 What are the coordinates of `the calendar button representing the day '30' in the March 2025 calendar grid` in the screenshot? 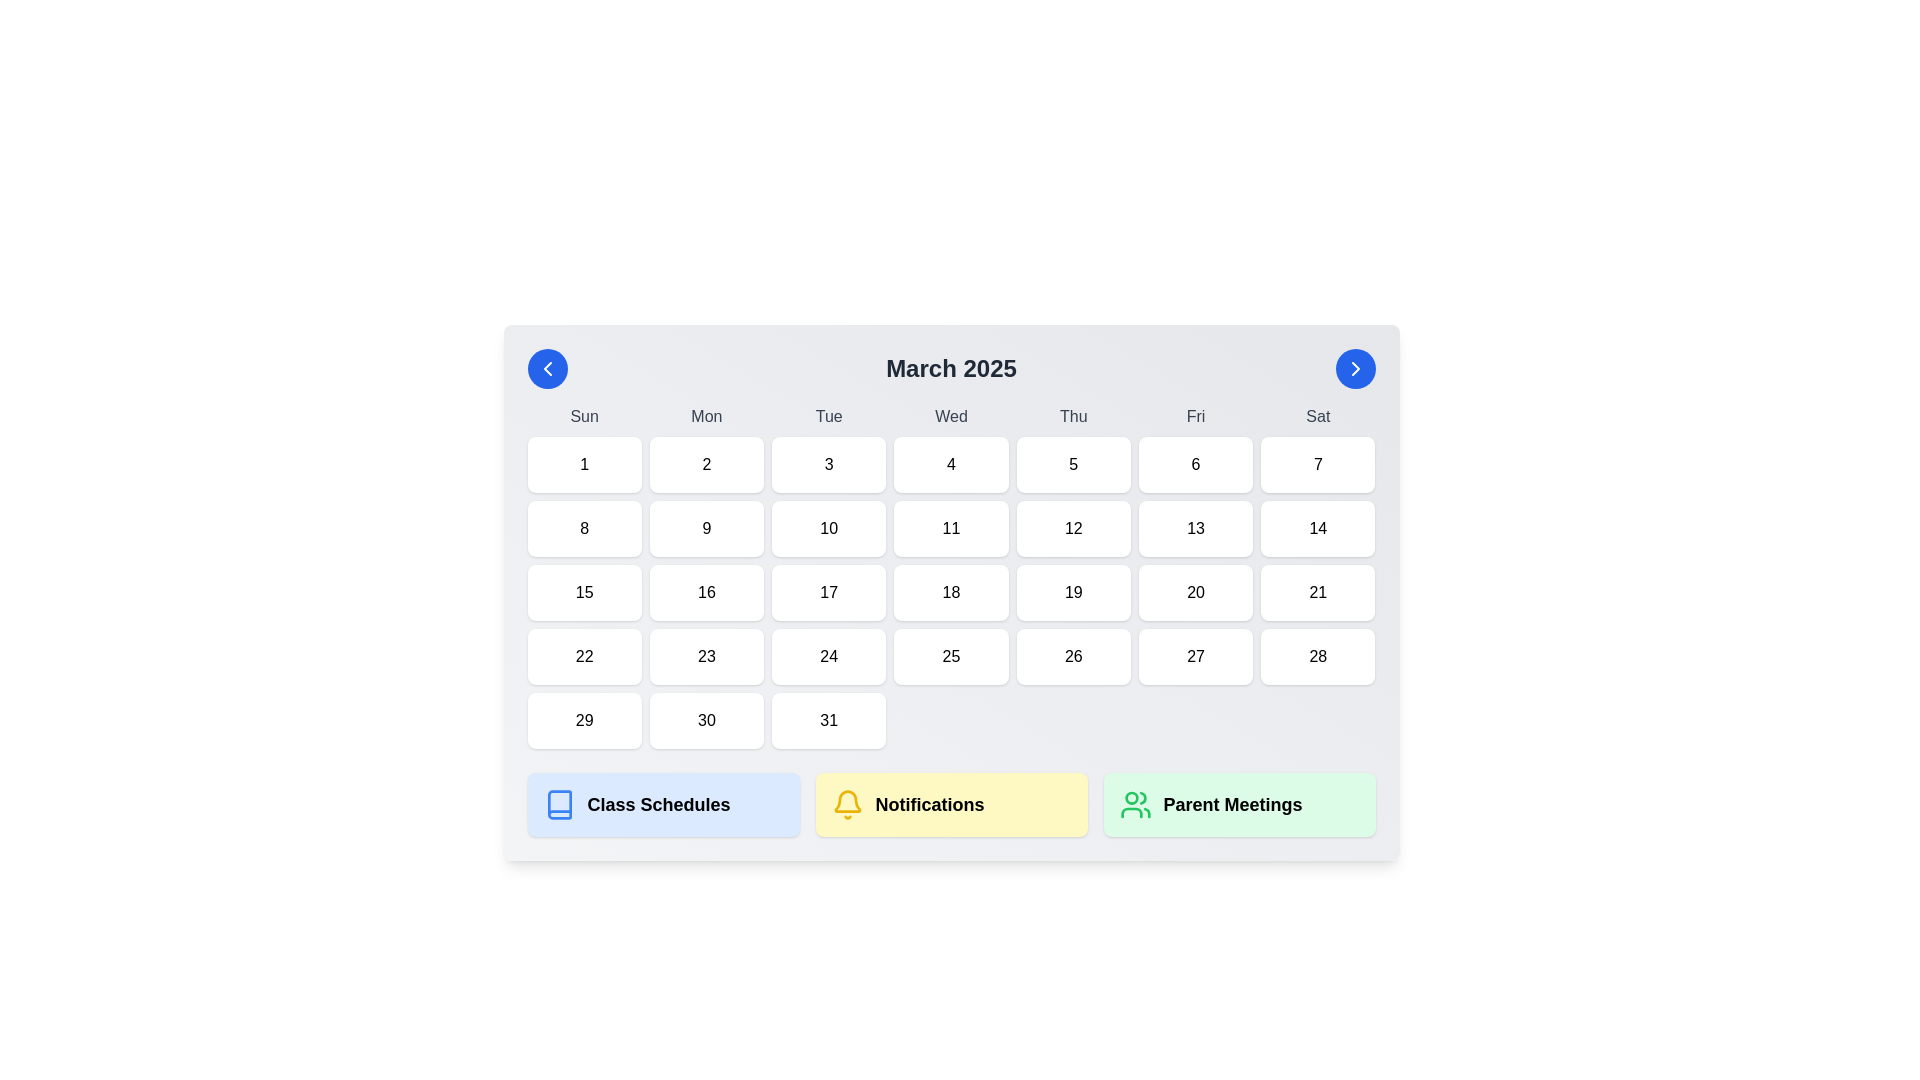 It's located at (706, 721).